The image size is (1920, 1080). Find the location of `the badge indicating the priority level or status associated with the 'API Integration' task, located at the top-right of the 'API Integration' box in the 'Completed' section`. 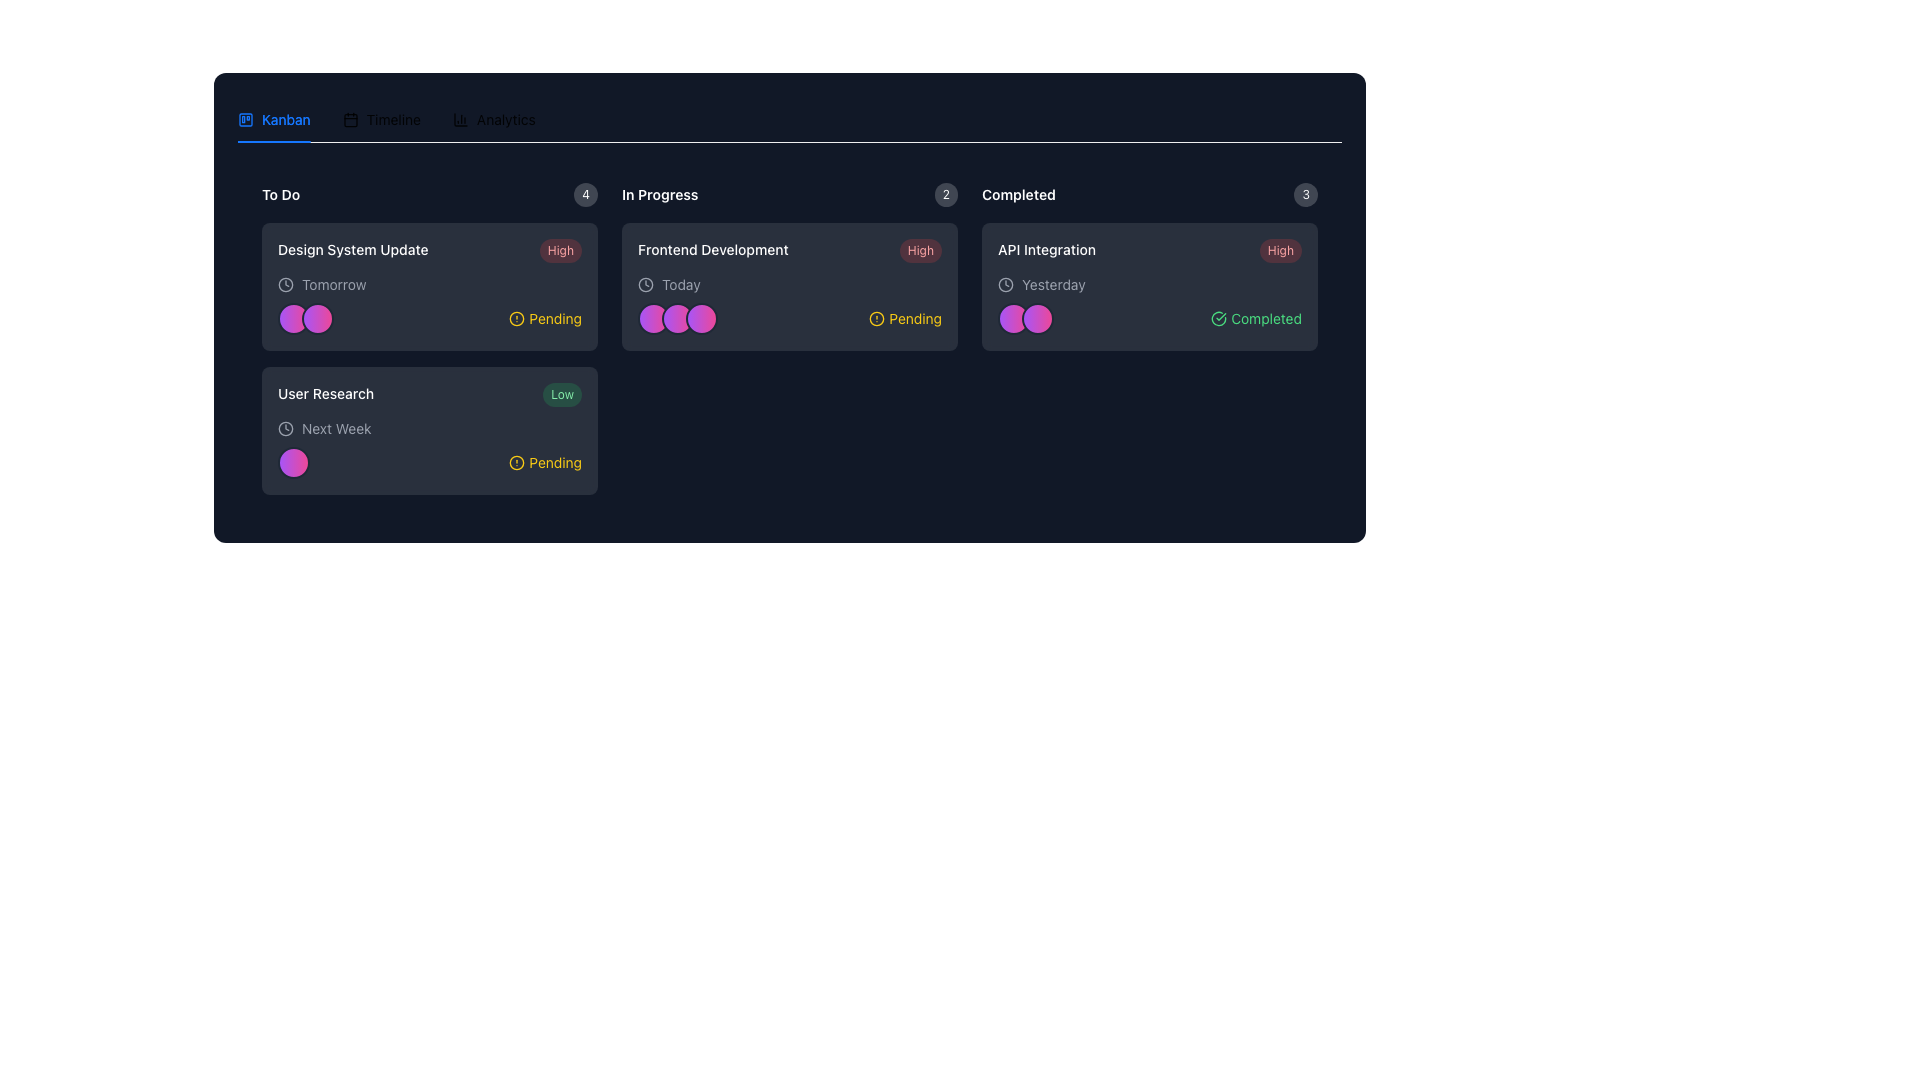

the badge indicating the priority level or status associated with the 'API Integration' task, located at the top-right of the 'API Integration' box in the 'Completed' section is located at coordinates (1280, 249).